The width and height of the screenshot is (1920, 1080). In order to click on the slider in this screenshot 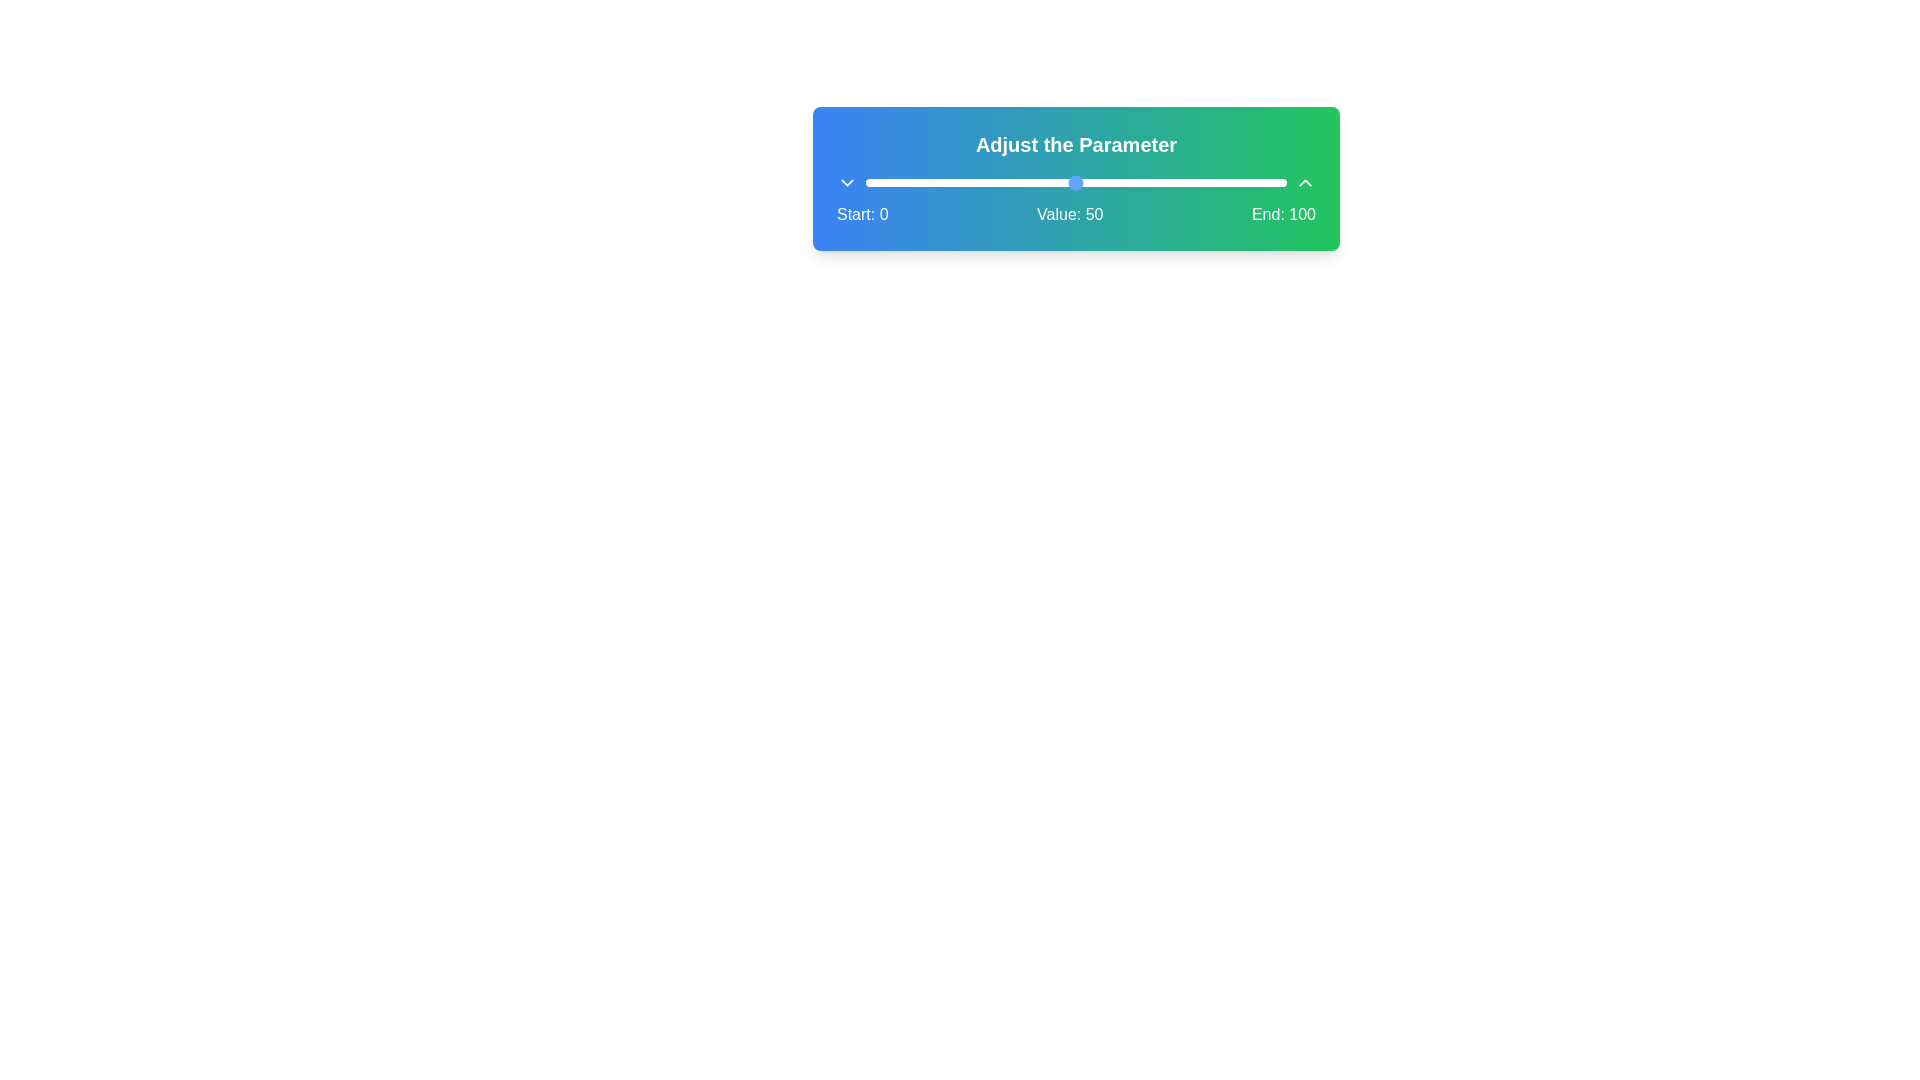, I will do `click(953, 182)`.